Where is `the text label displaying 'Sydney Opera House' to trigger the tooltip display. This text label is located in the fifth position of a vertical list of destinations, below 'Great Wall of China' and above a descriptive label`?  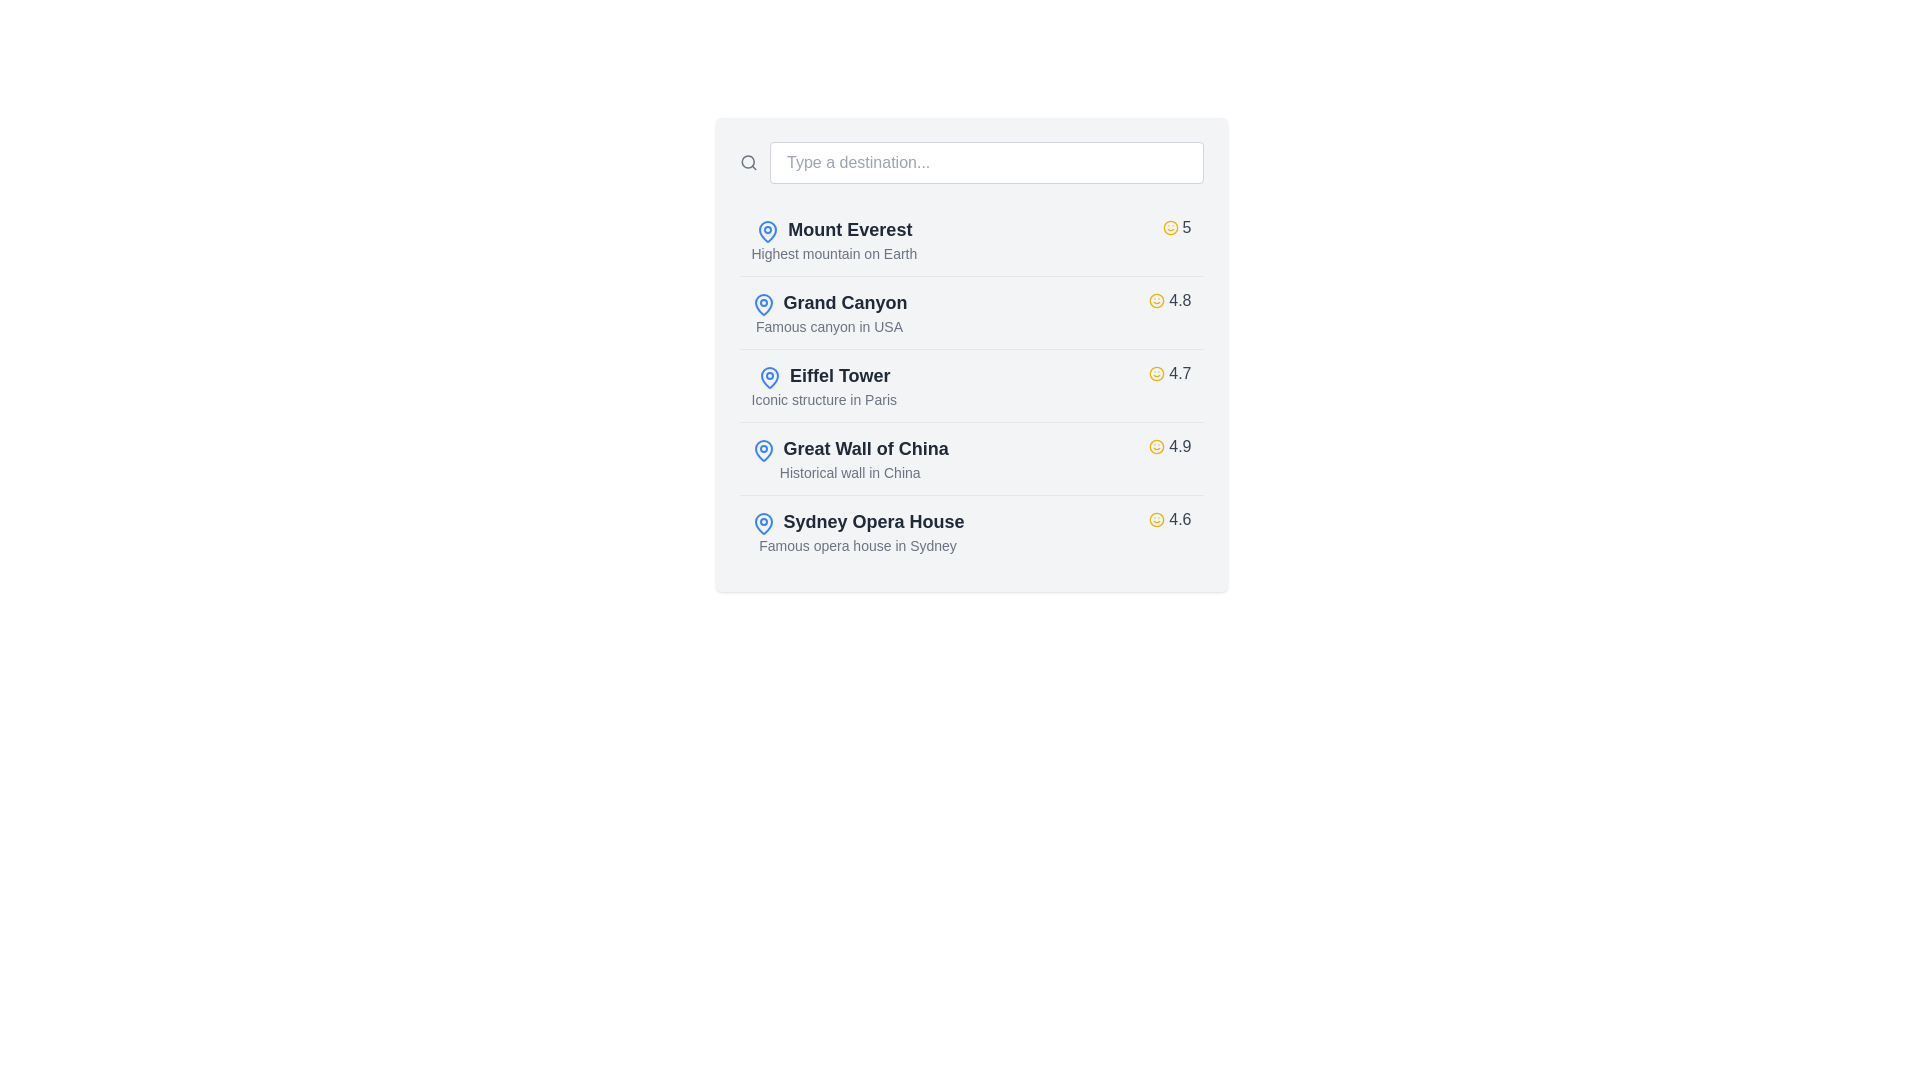 the text label displaying 'Sydney Opera House' to trigger the tooltip display. This text label is located in the fifth position of a vertical list of destinations, below 'Great Wall of China' and above a descriptive label is located at coordinates (873, 520).